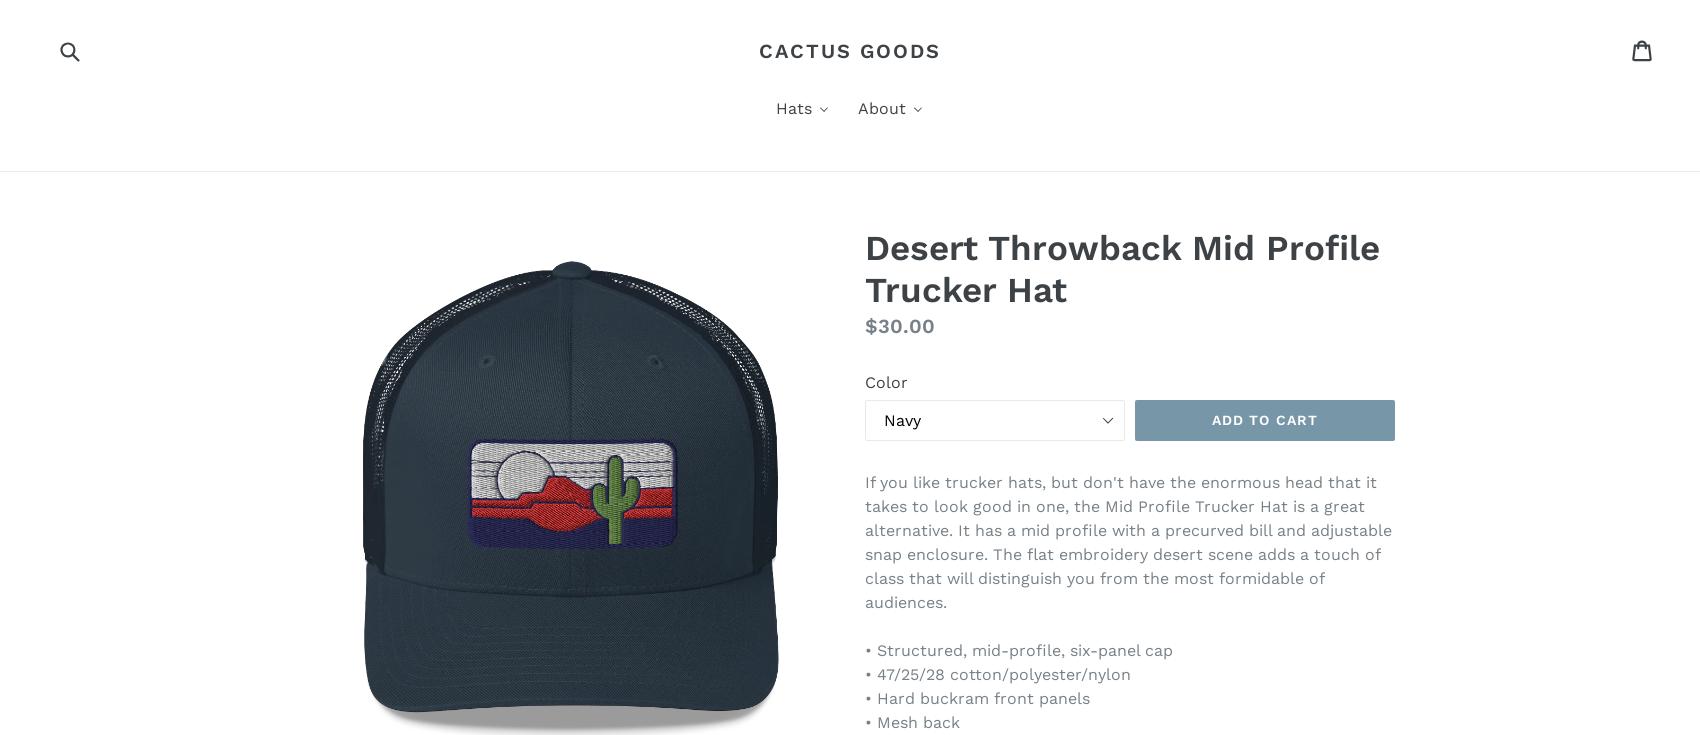  What do you see at coordinates (912, 722) in the screenshot?
I see `'• Mesh back'` at bounding box center [912, 722].